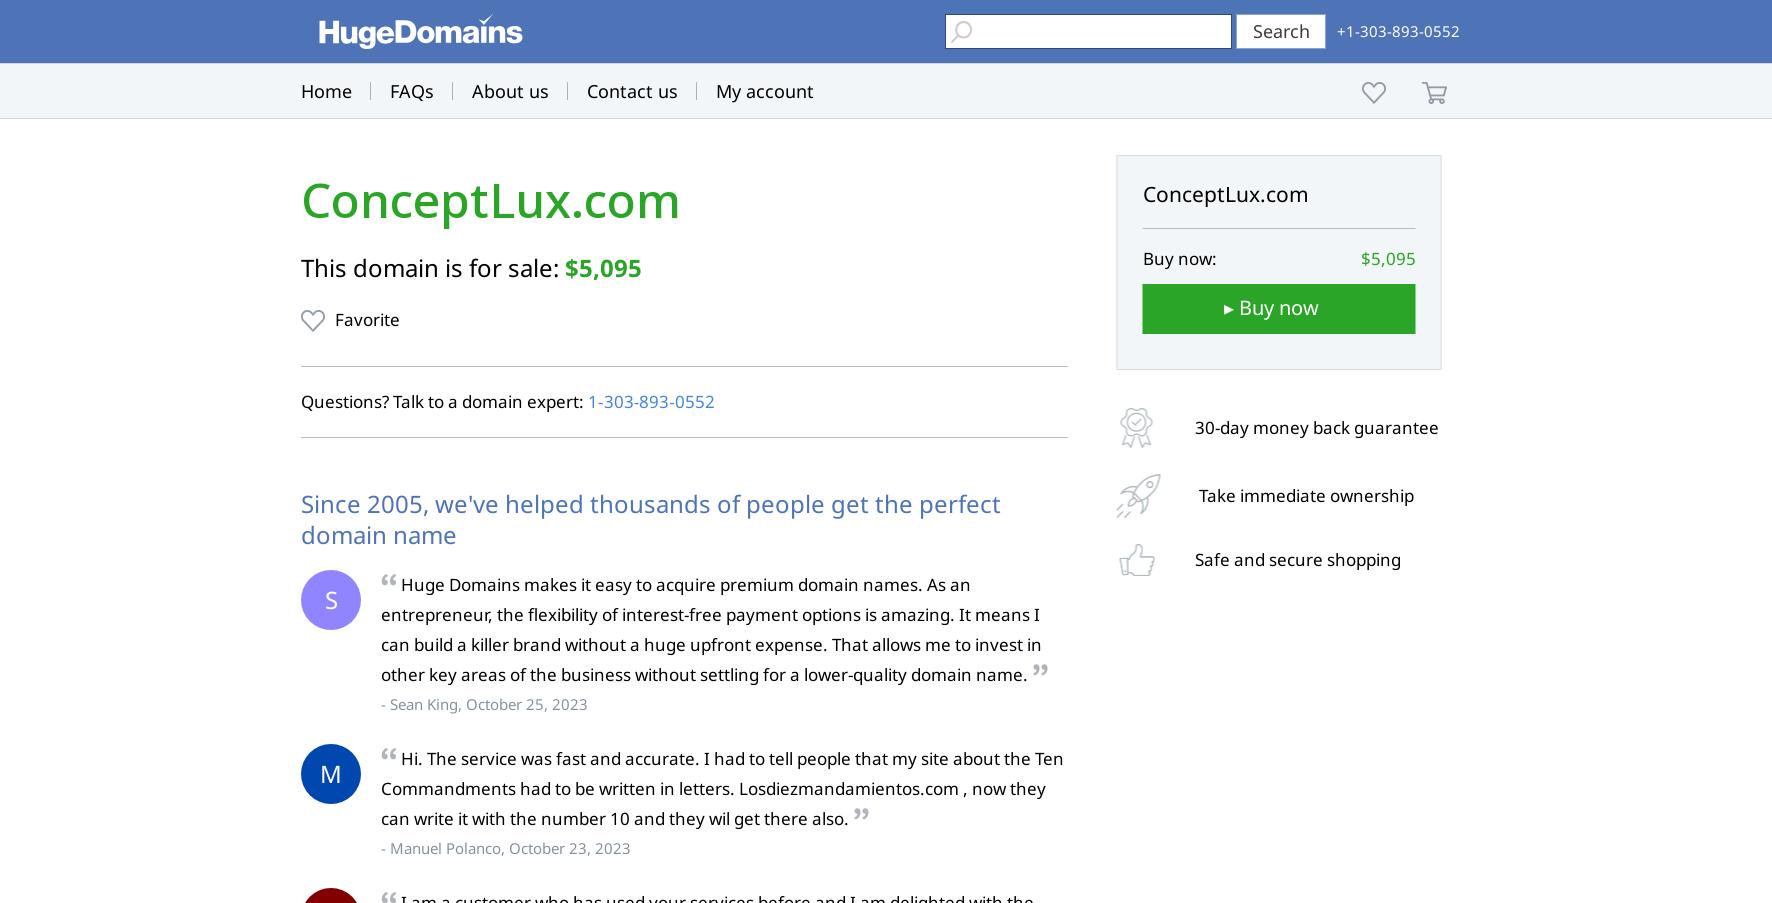 The width and height of the screenshot is (1772, 903). Describe the element at coordinates (603, 266) in the screenshot. I see `'$5,095'` at that location.